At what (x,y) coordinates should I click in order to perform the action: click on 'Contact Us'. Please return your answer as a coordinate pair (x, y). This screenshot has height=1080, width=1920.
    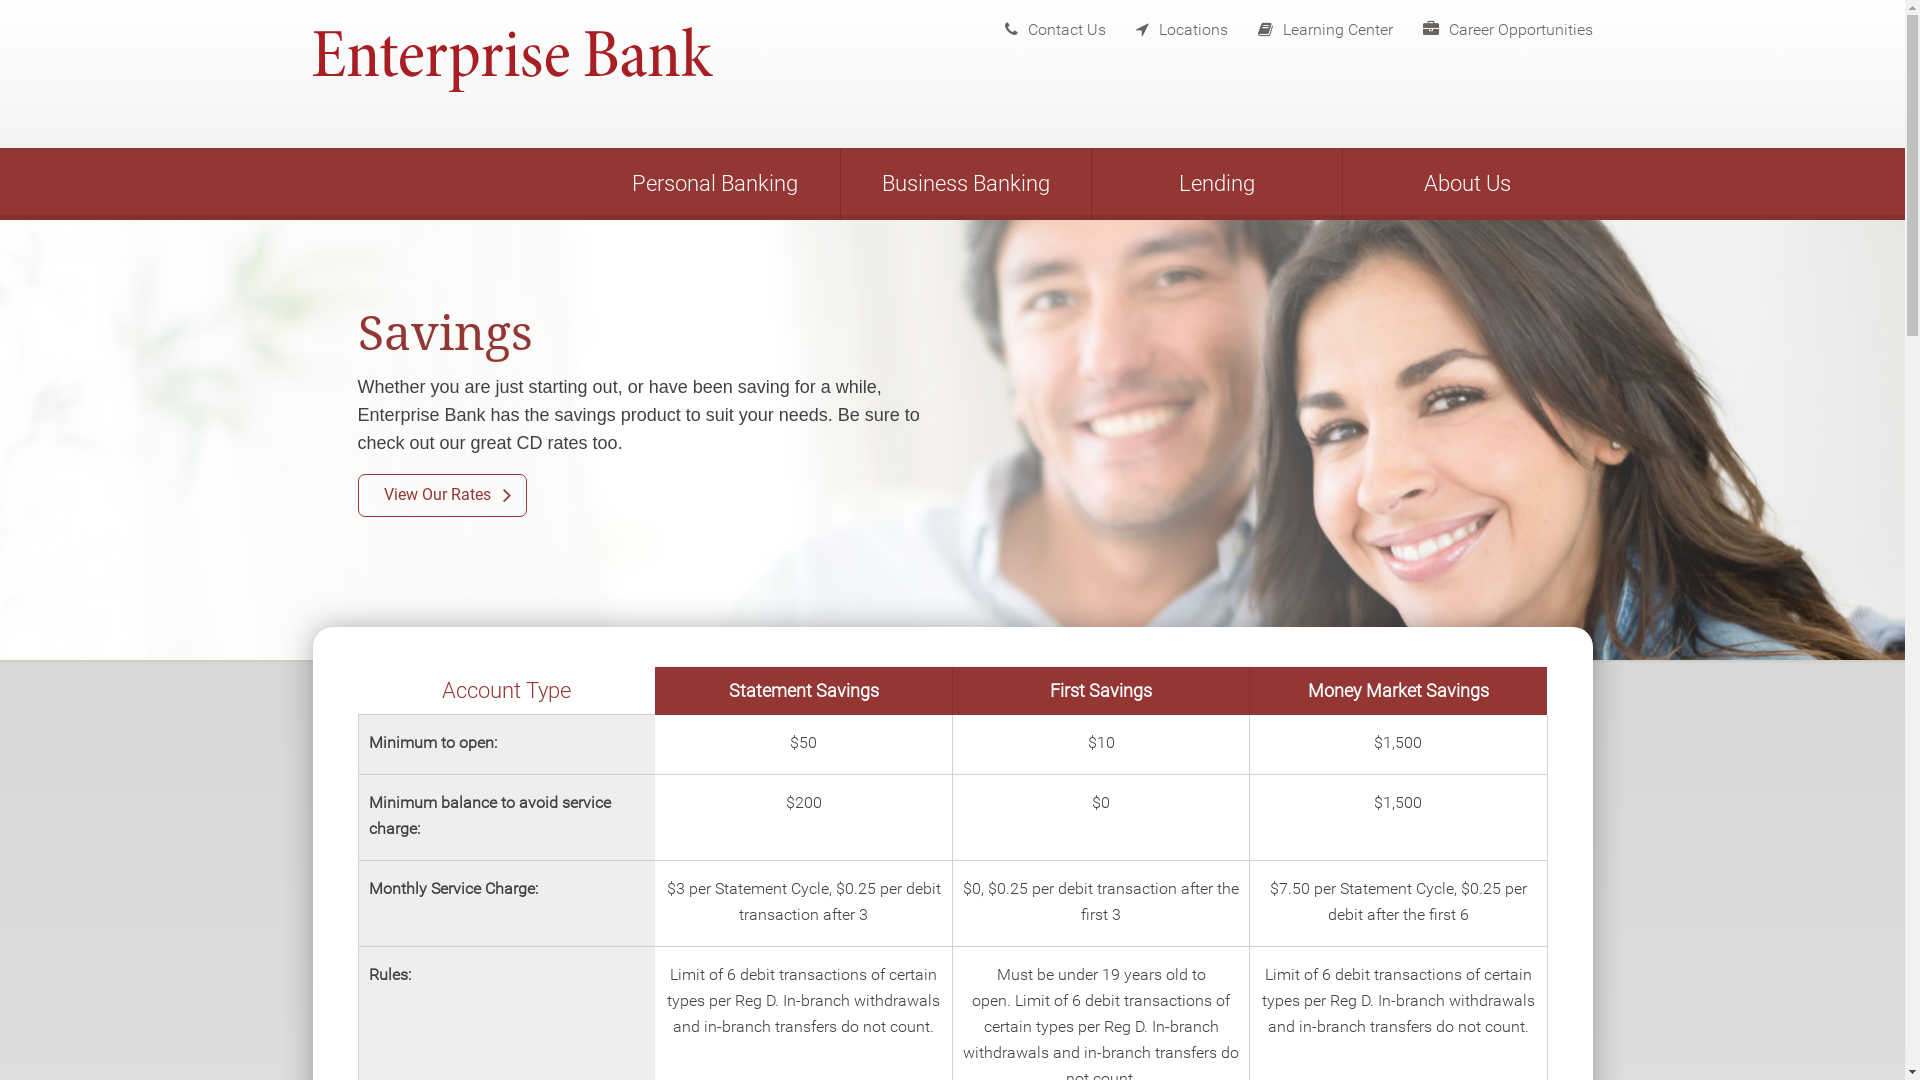
    Looking at the image, I should click on (1039, 24).